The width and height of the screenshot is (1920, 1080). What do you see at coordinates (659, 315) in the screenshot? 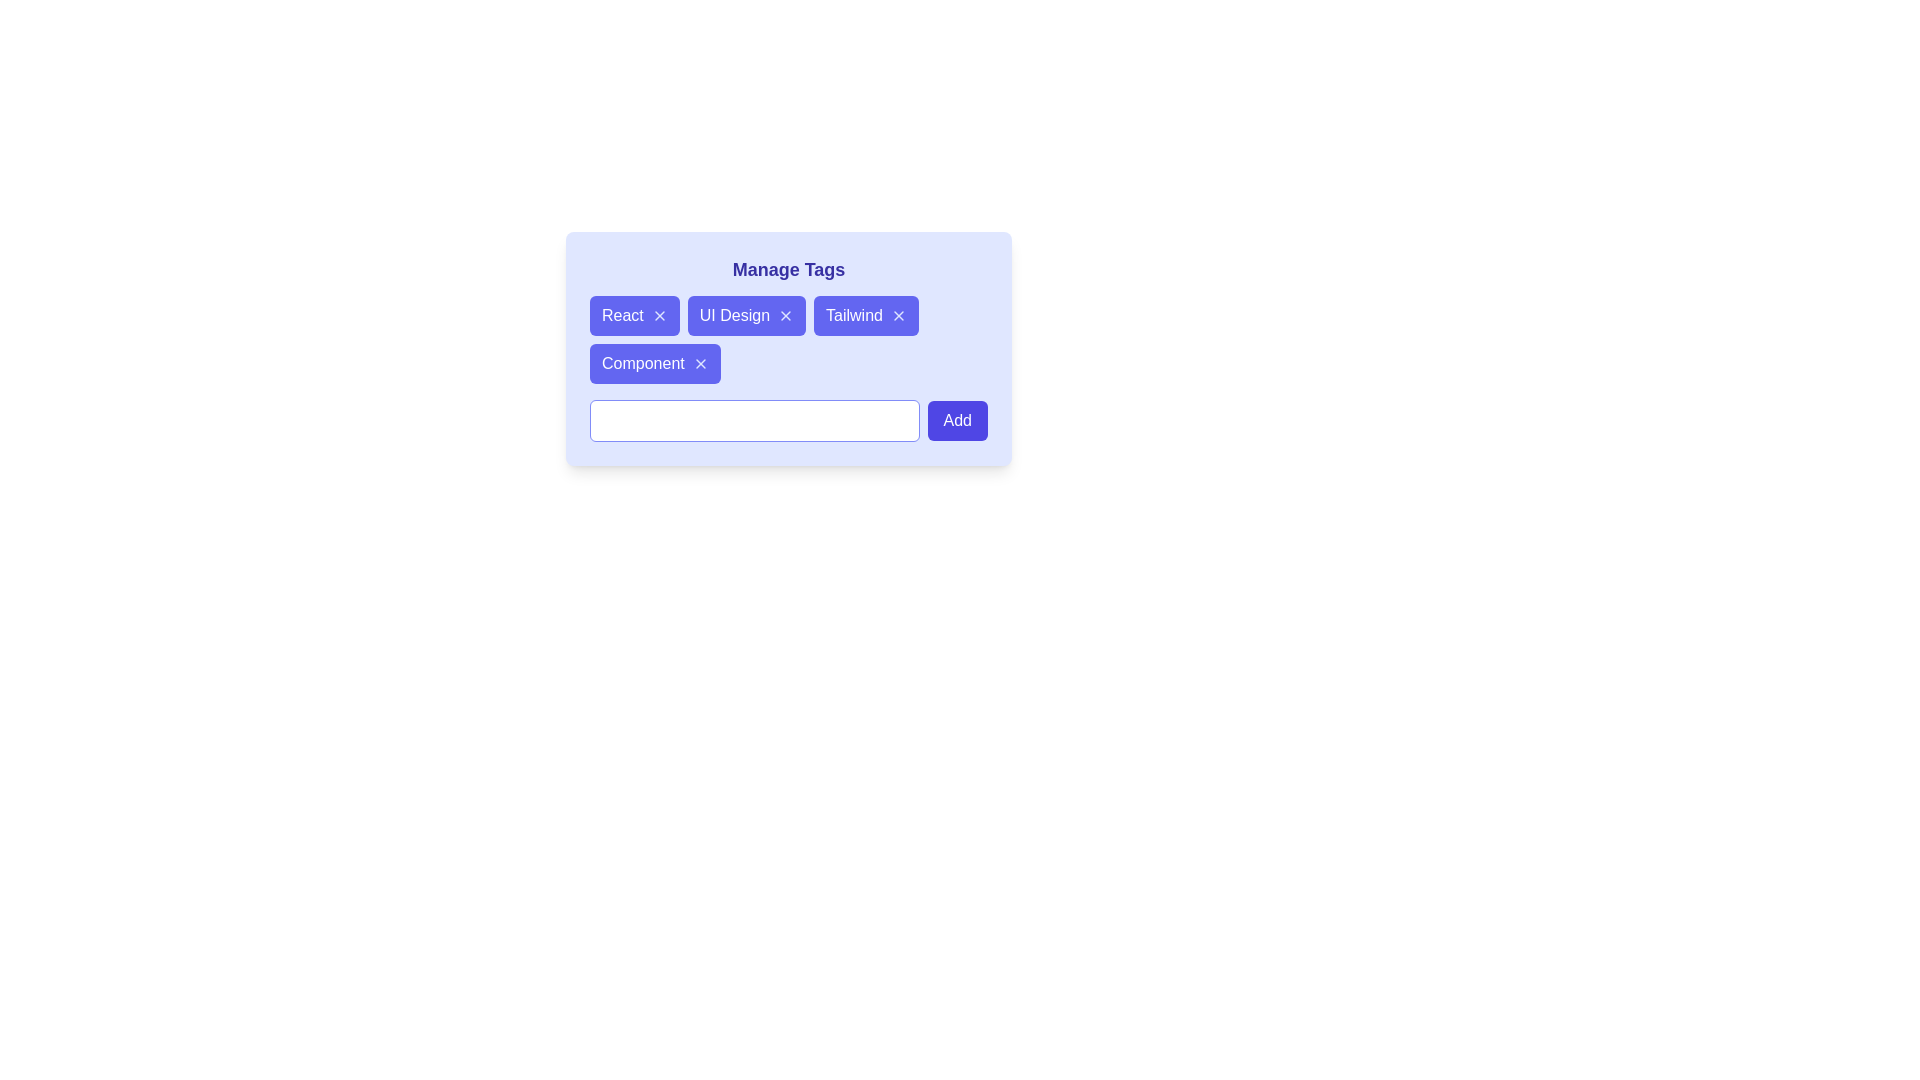
I see `the close button of the tag labeled React to remove it` at bounding box center [659, 315].